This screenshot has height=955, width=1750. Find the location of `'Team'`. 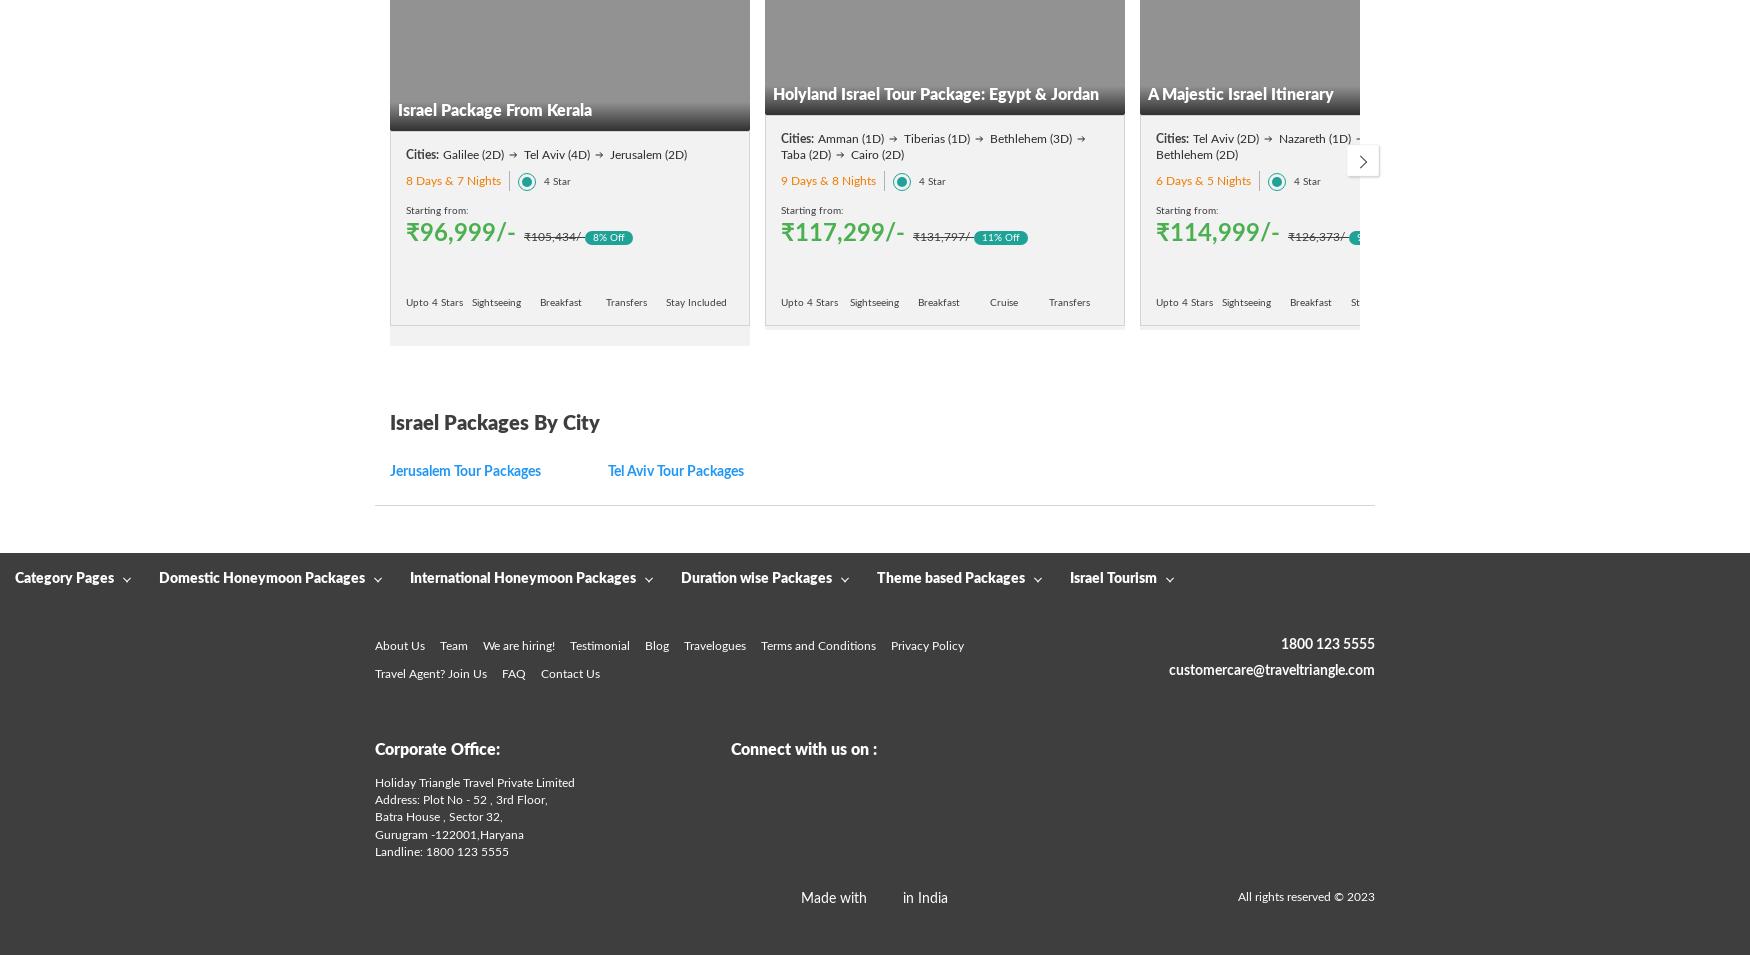

'Team' is located at coordinates (453, 644).